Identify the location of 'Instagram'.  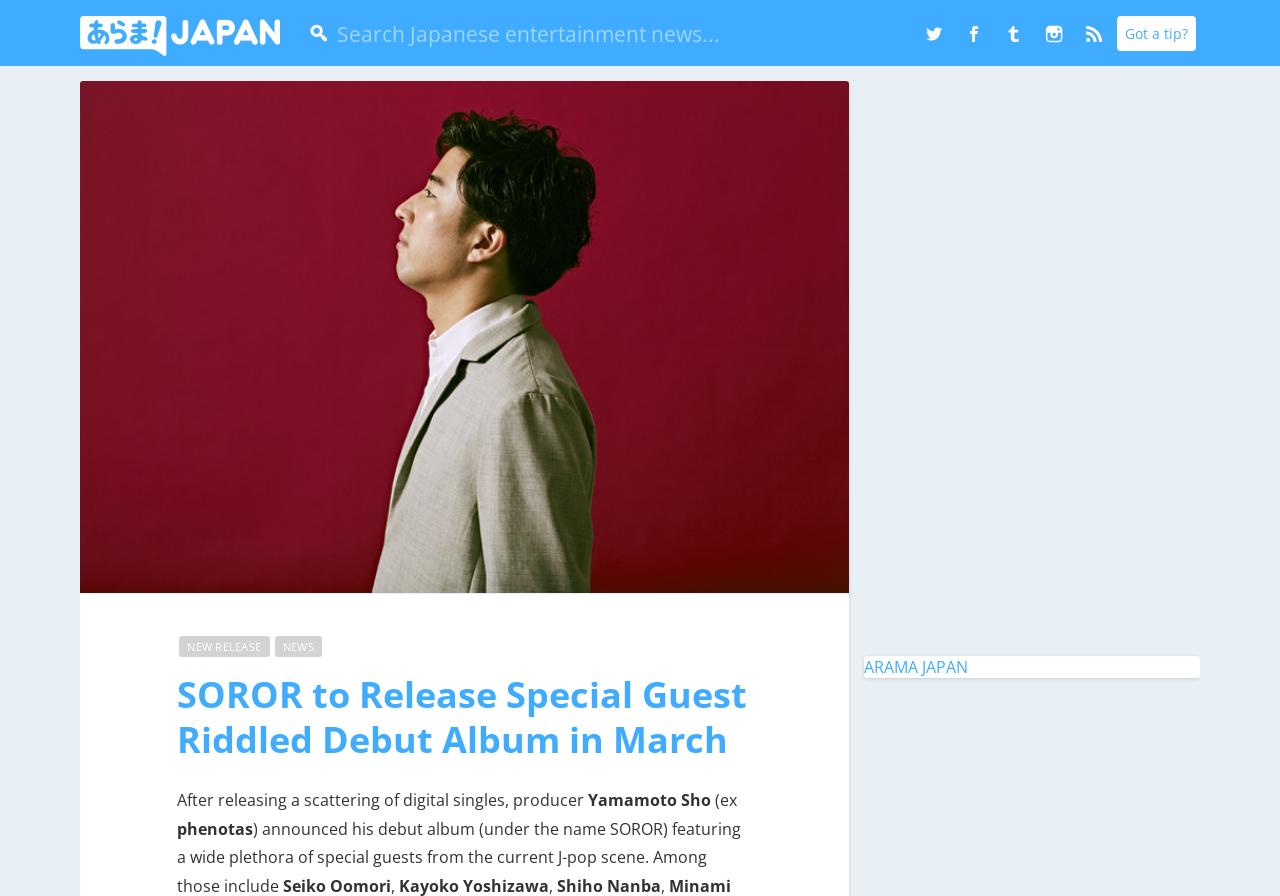
(1106, 48).